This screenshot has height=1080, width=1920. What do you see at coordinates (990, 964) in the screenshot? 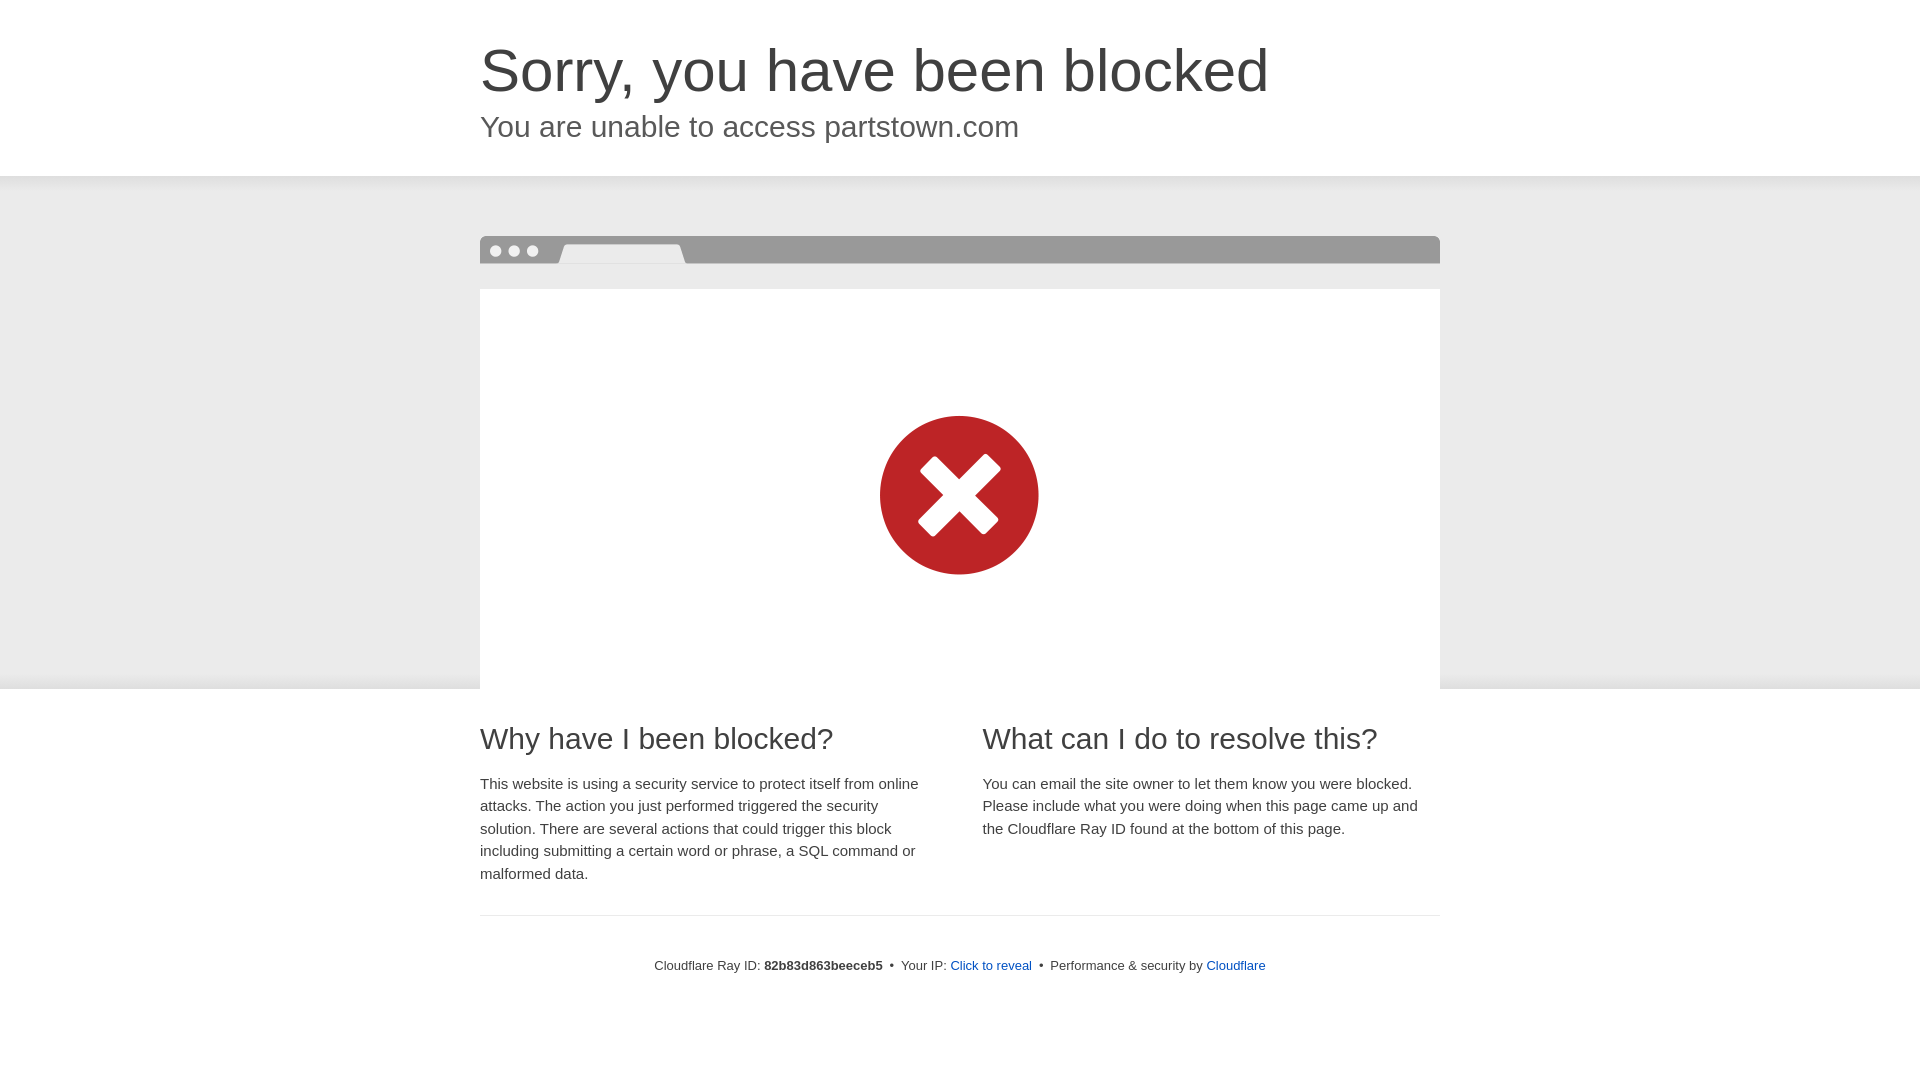
I see `'Click to reveal'` at bounding box center [990, 964].